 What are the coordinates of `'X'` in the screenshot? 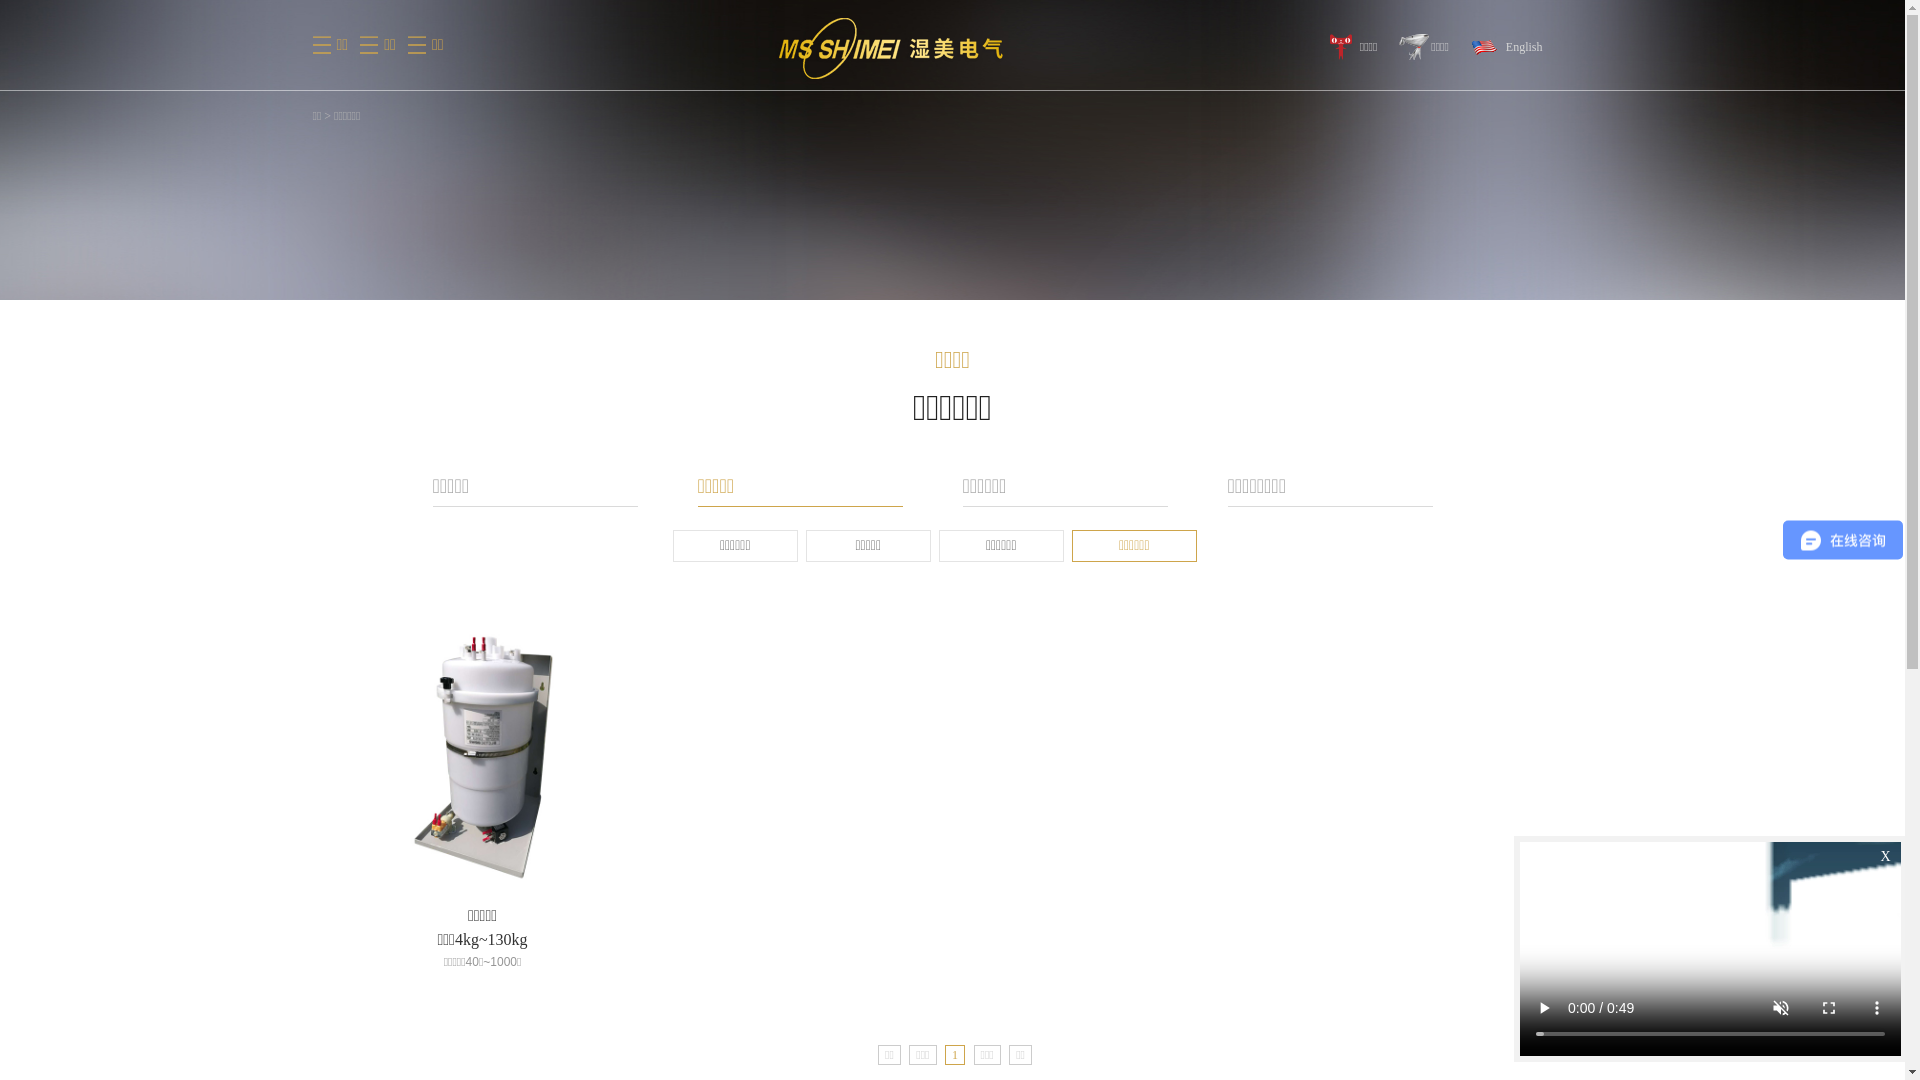 It's located at (1885, 855).